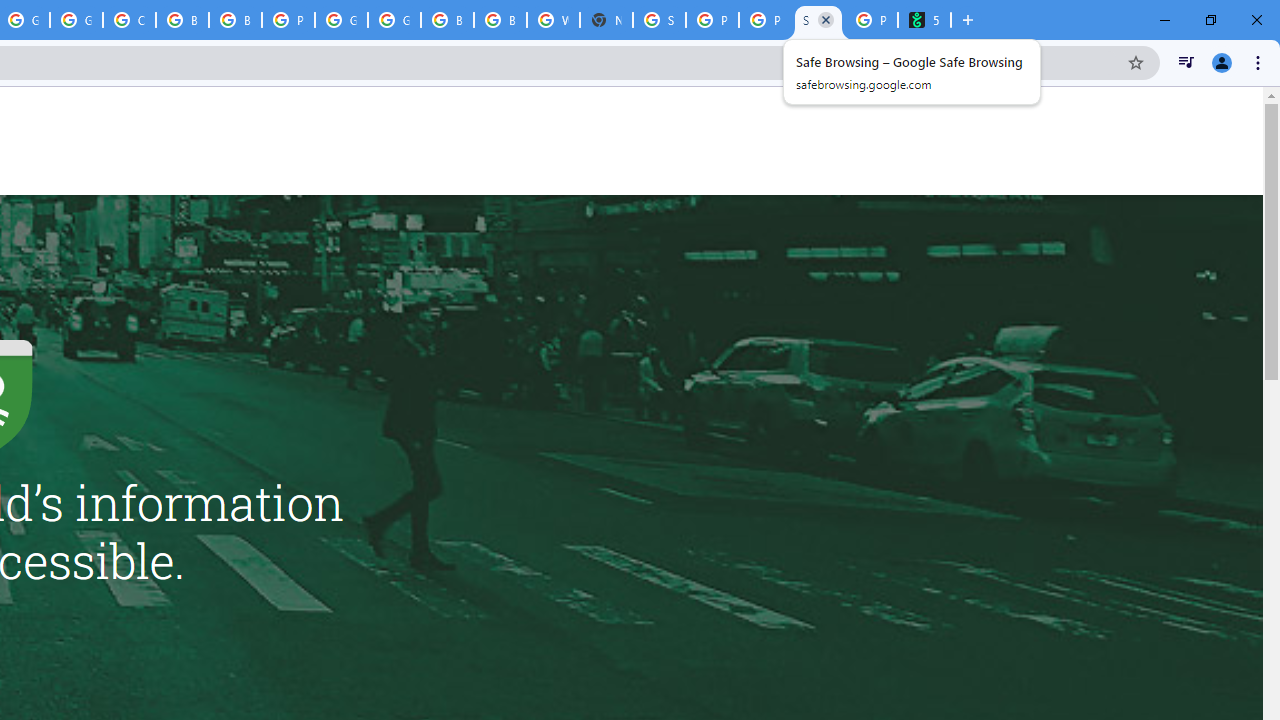 This screenshot has height=720, width=1280. Describe the element at coordinates (605, 20) in the screenshot. I see `'New Tab'` at that location.